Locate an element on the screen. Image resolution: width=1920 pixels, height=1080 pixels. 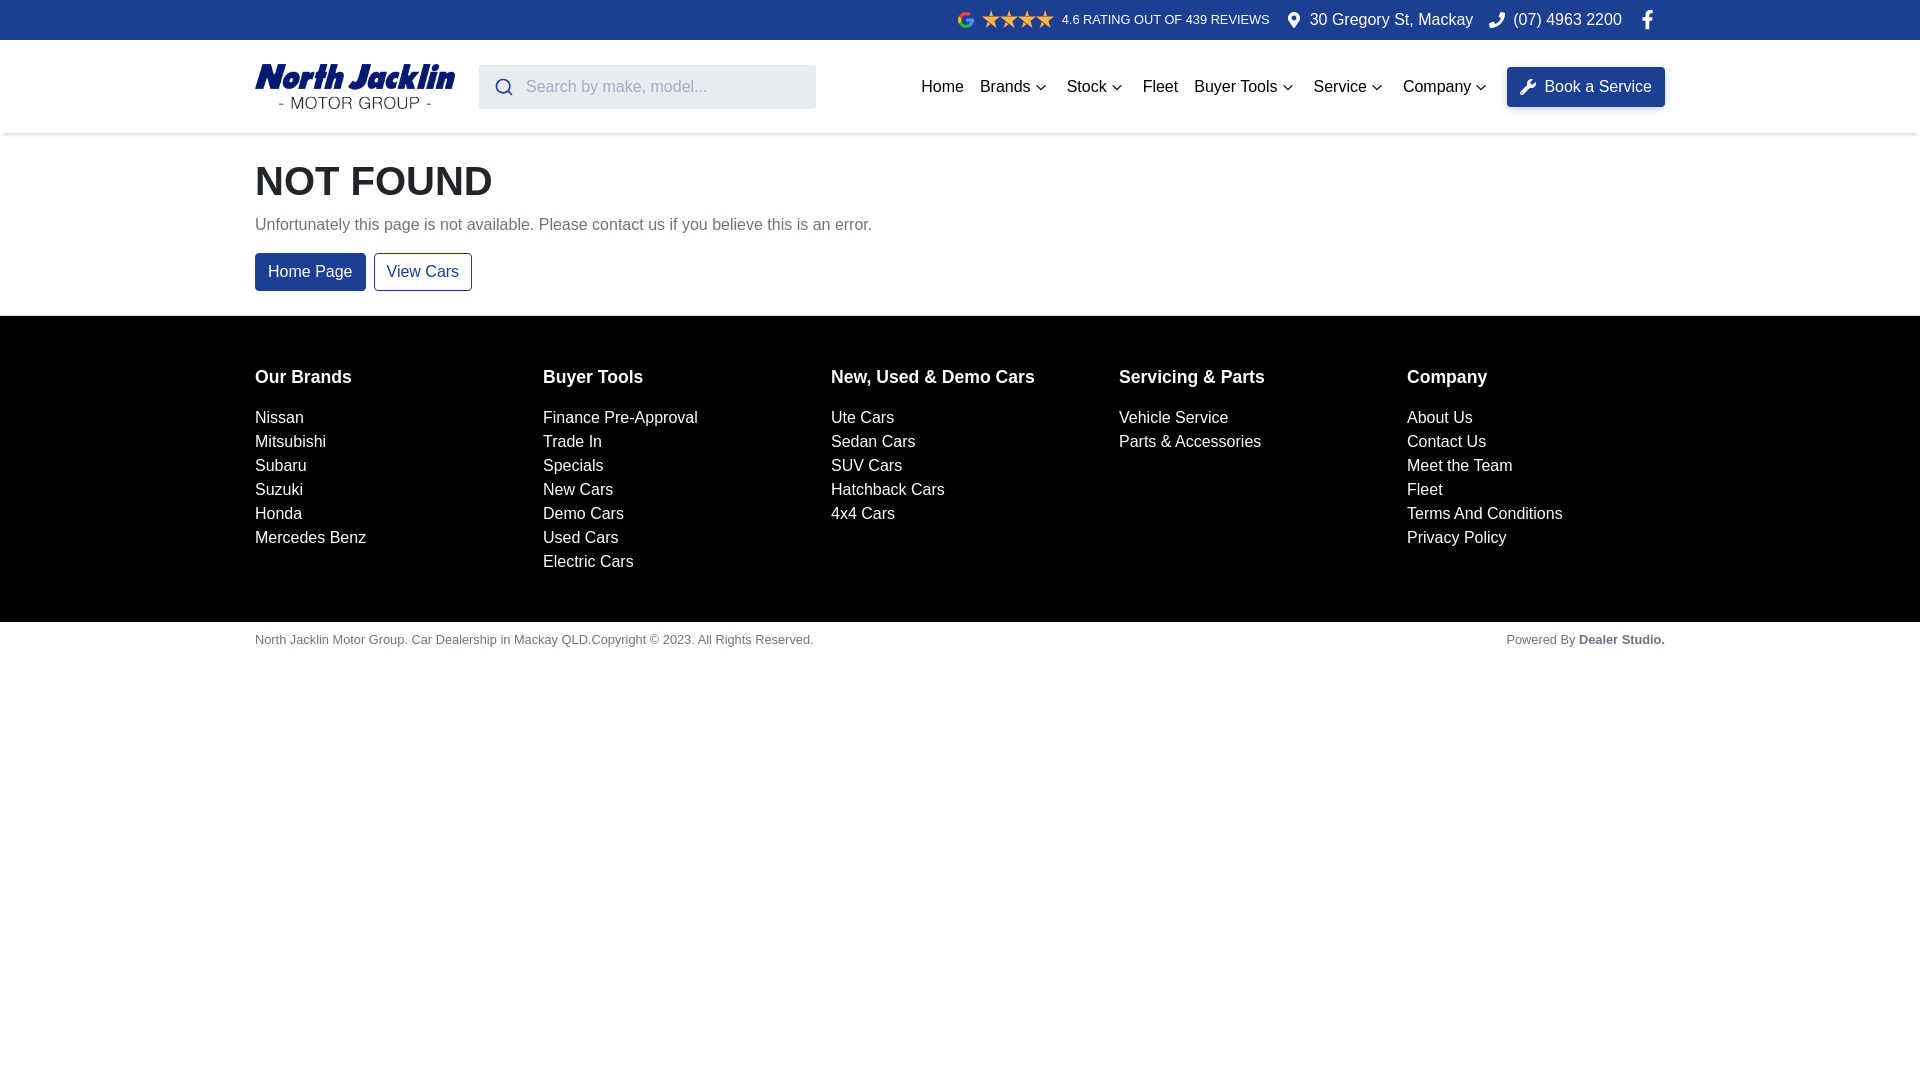
'Ute Cars' is located at coordinates (830, 416).